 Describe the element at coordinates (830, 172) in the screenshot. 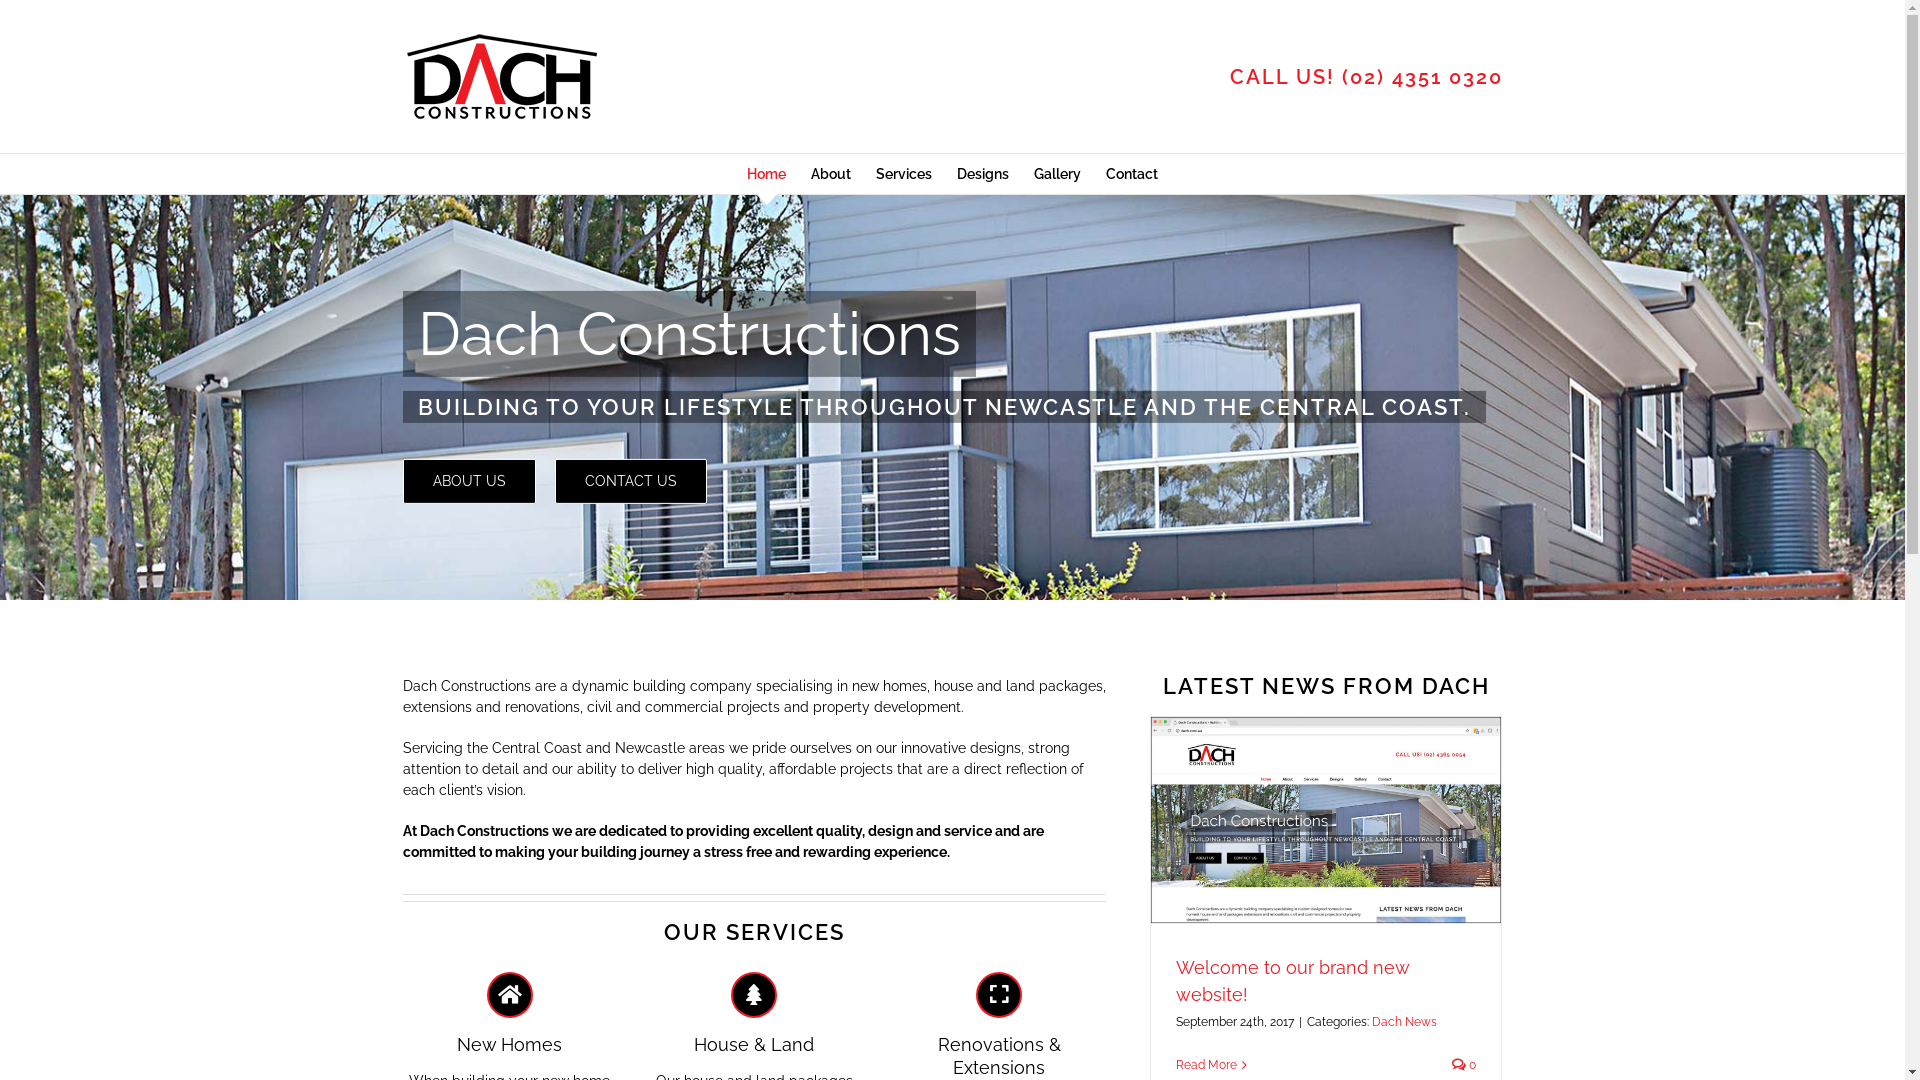

I see `'About'` at that location.